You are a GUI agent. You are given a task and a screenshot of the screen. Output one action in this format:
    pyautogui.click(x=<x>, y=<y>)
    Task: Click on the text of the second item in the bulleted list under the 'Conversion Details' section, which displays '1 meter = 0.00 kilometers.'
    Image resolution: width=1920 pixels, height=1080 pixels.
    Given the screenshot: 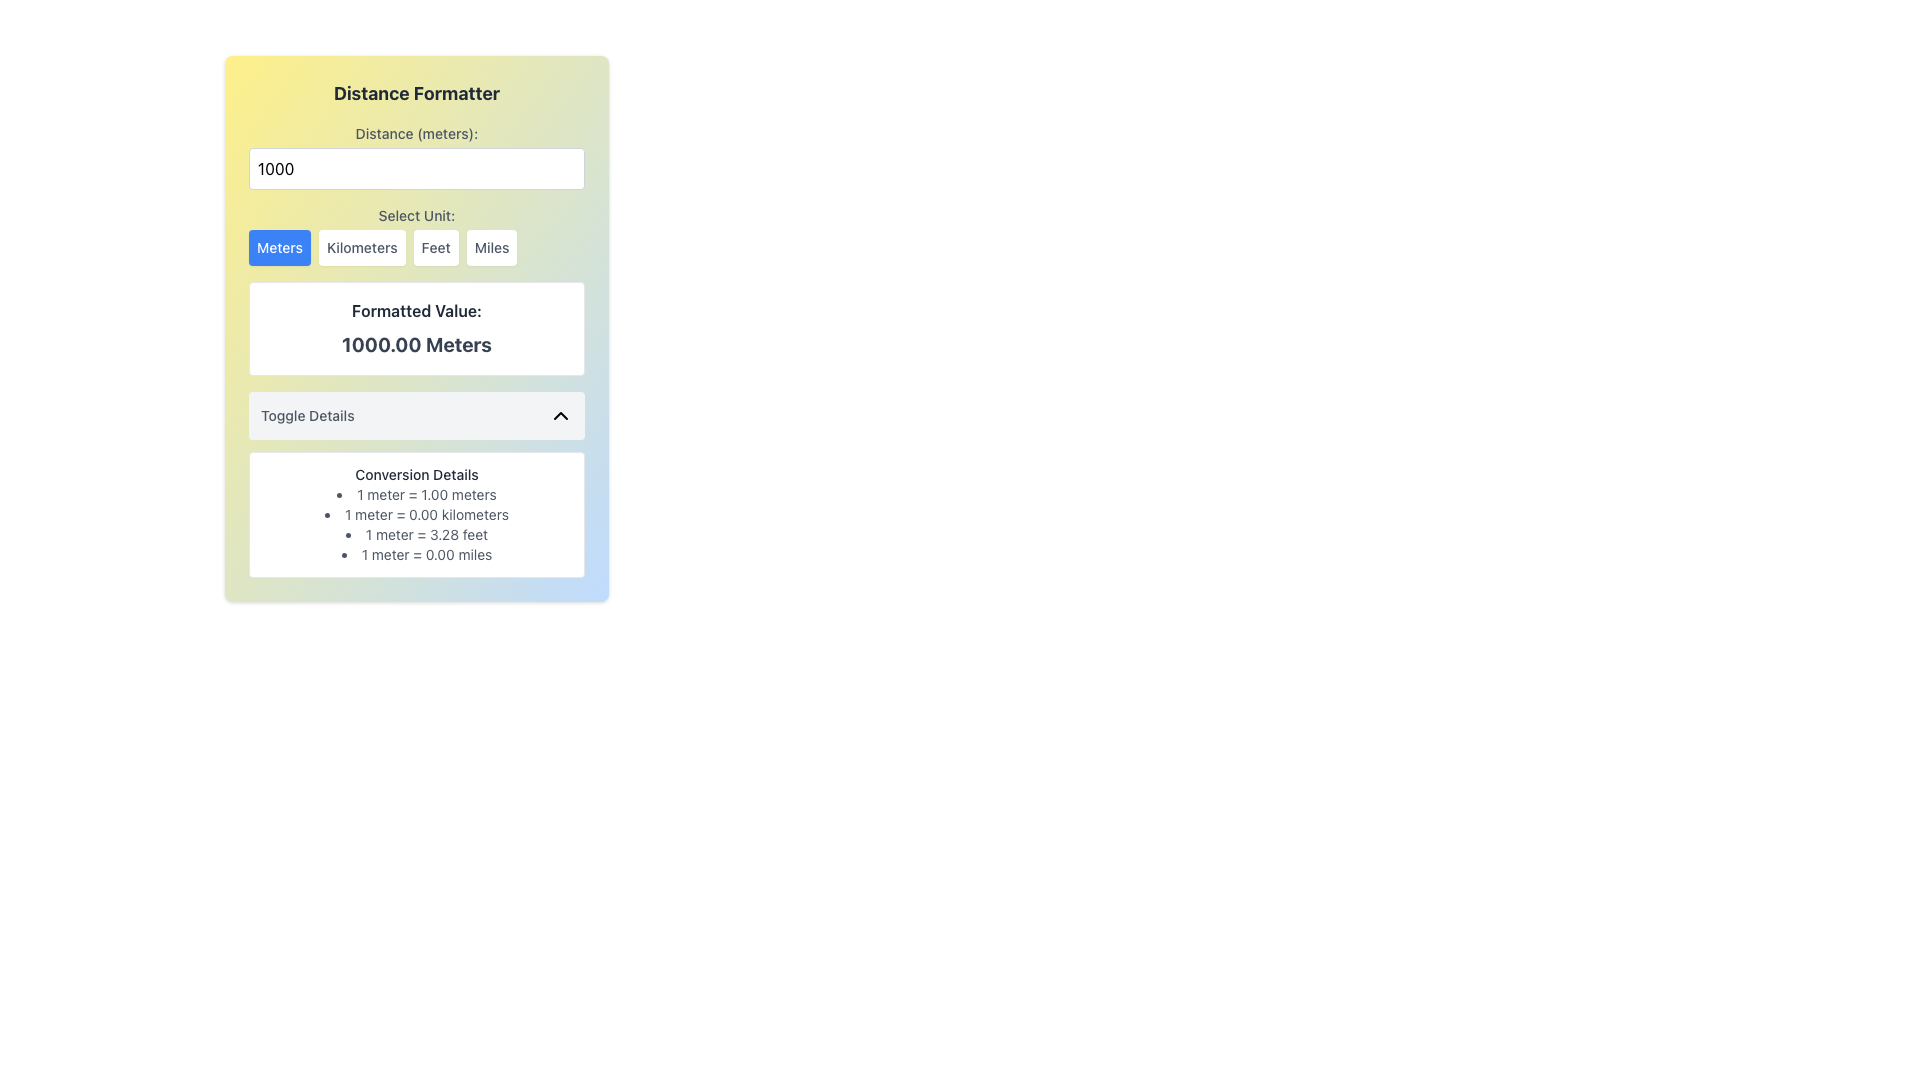 What is the action you would take?
    pyautogui.click(x=416, y=514)
    